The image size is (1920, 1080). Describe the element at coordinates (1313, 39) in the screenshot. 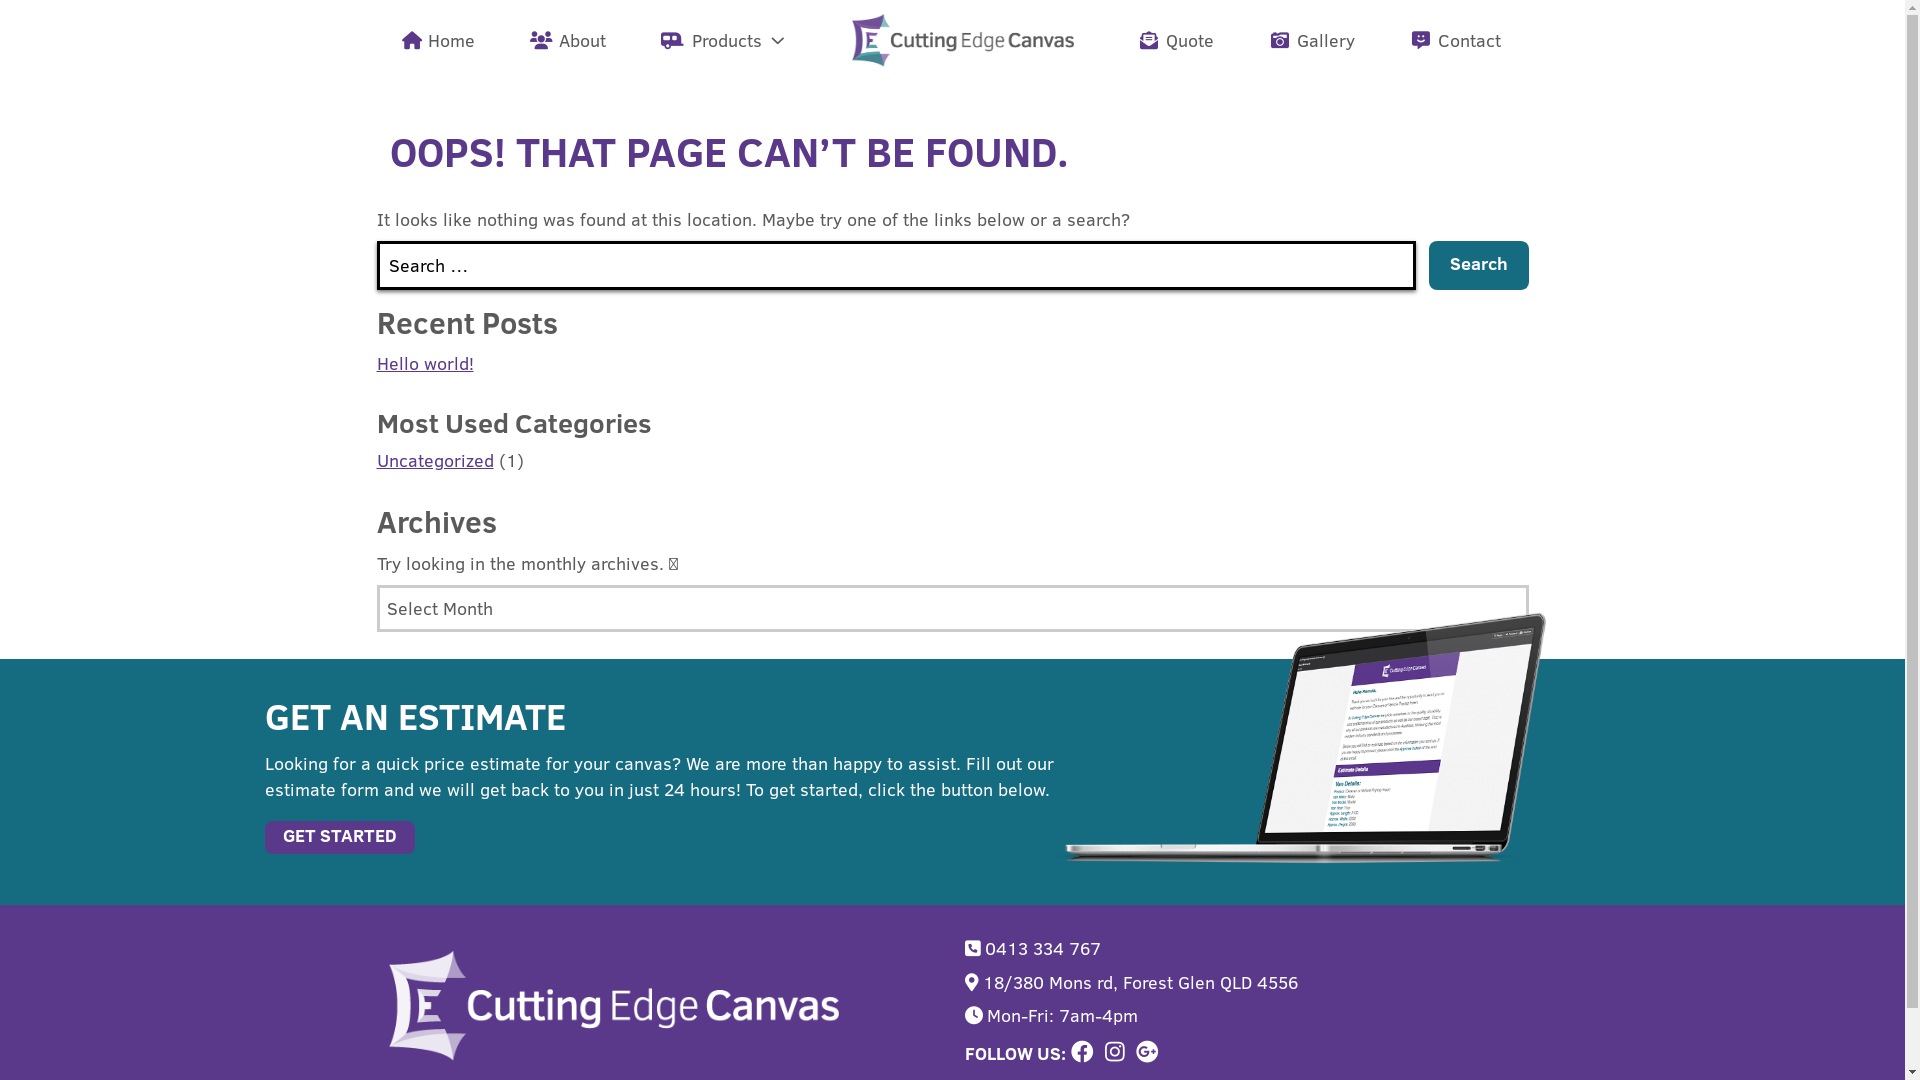

I see `'Gallery'` at that location.